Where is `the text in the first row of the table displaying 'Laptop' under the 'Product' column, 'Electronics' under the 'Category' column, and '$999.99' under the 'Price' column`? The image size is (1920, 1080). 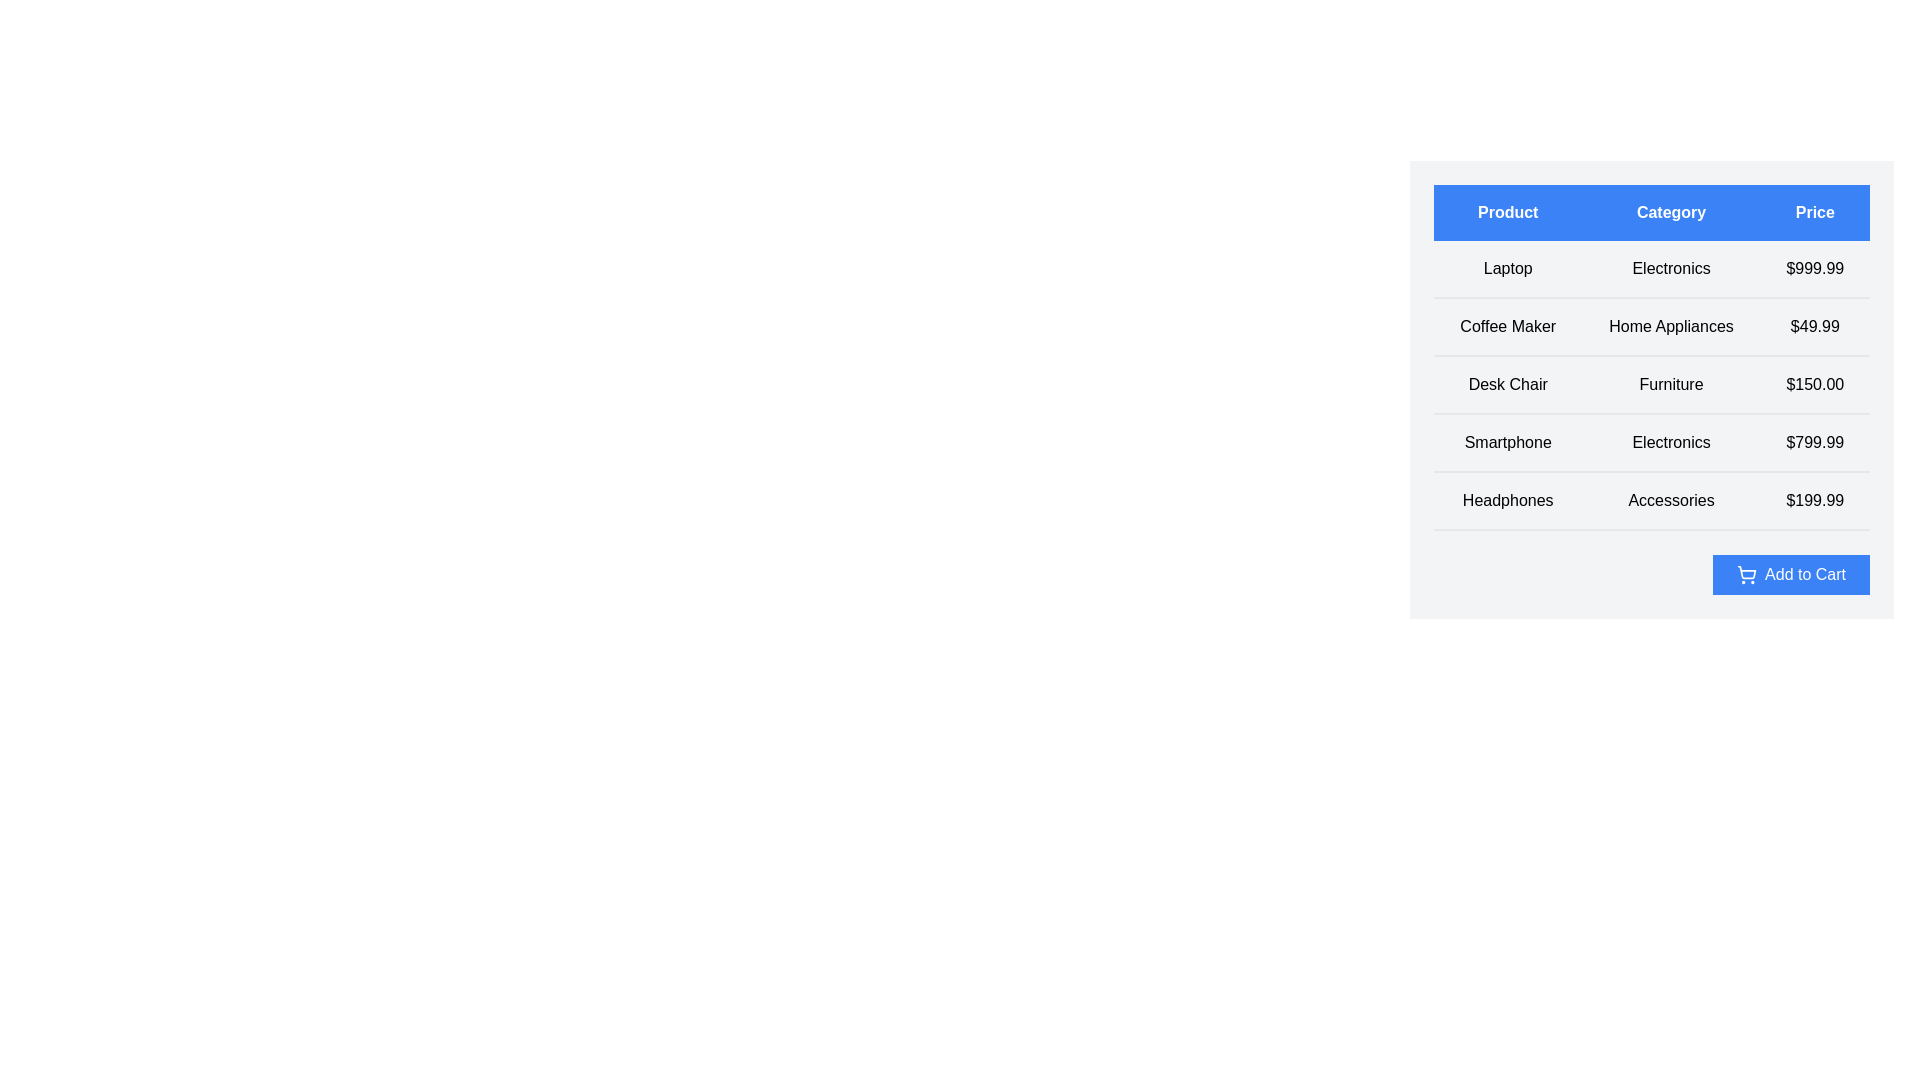 the text in the first row of the table displaying 'Laptop' under the 'Product' column, 'Electronics' under the 'Category' column, and '$999.99' under the 'Price' column is located at coordinates (1651, 268).